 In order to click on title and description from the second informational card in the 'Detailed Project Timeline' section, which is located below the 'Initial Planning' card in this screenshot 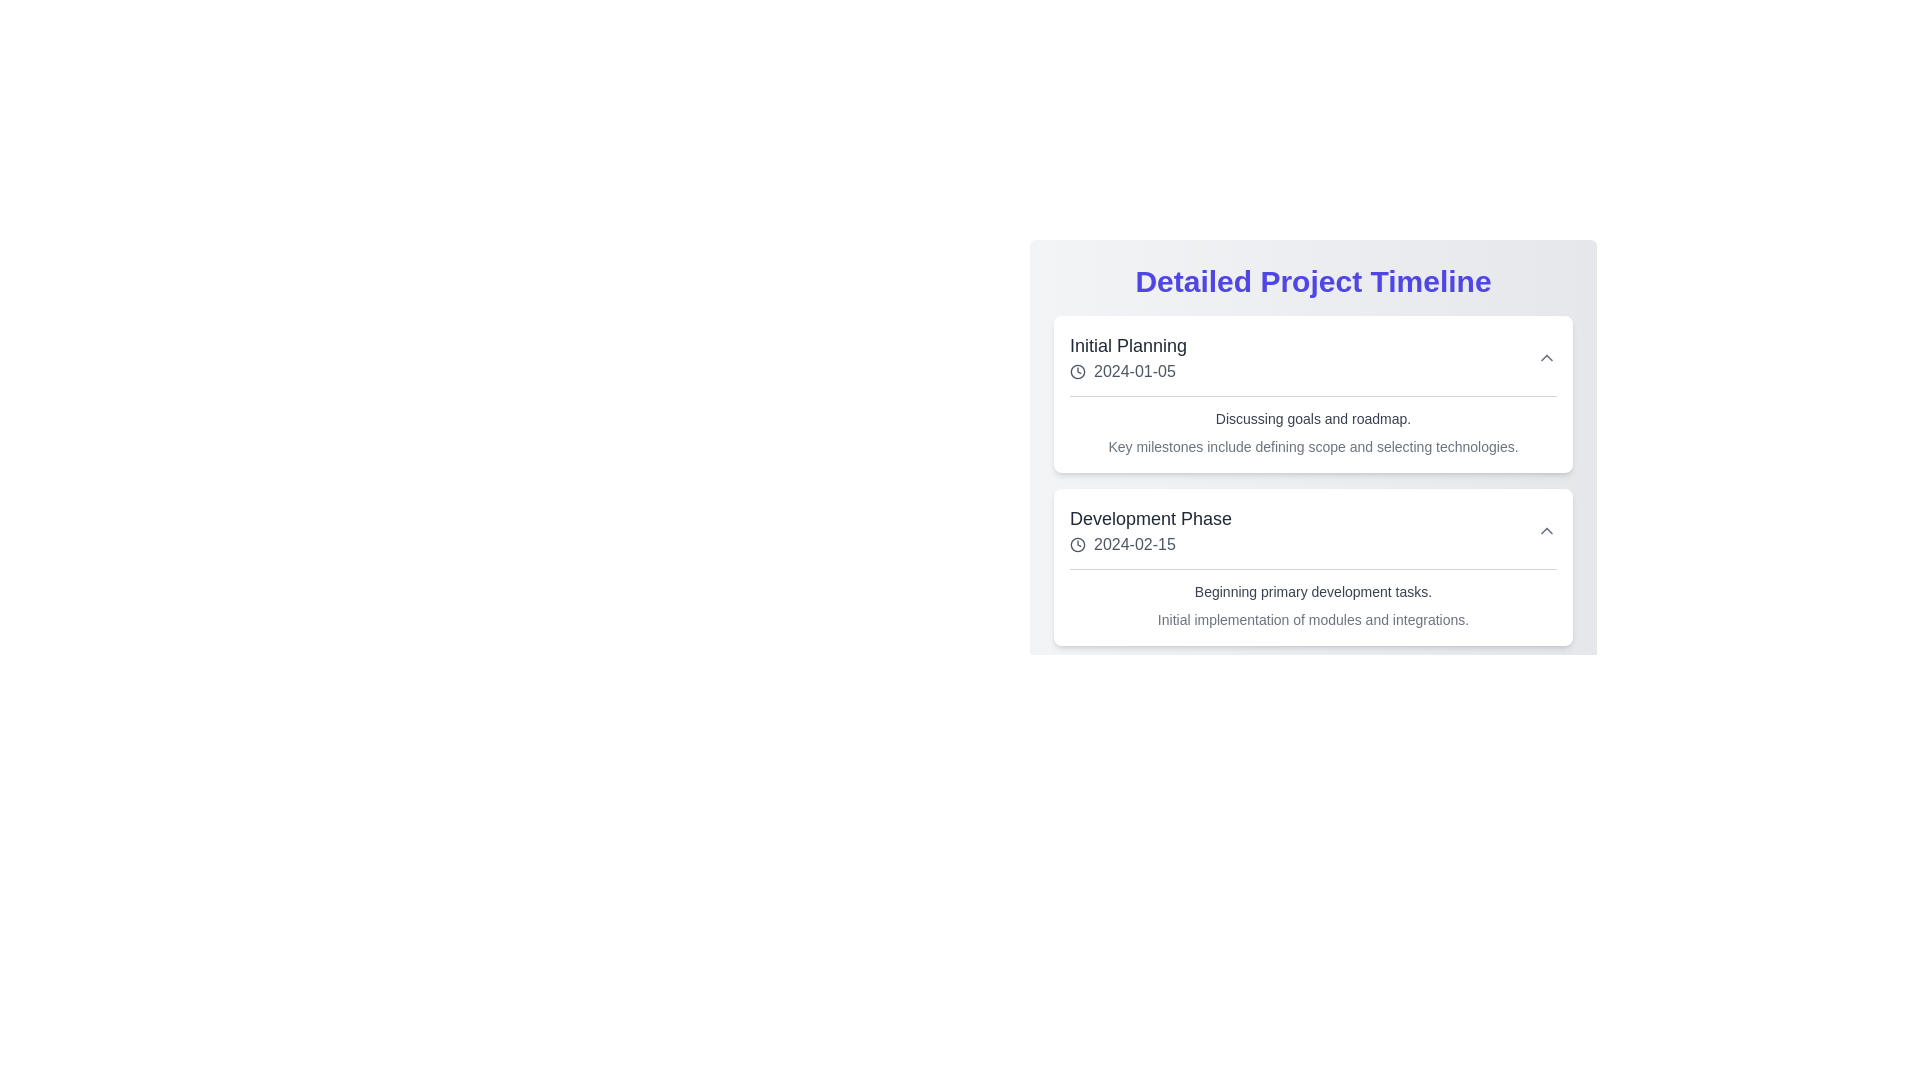, I will do `click(1313, 567)`.